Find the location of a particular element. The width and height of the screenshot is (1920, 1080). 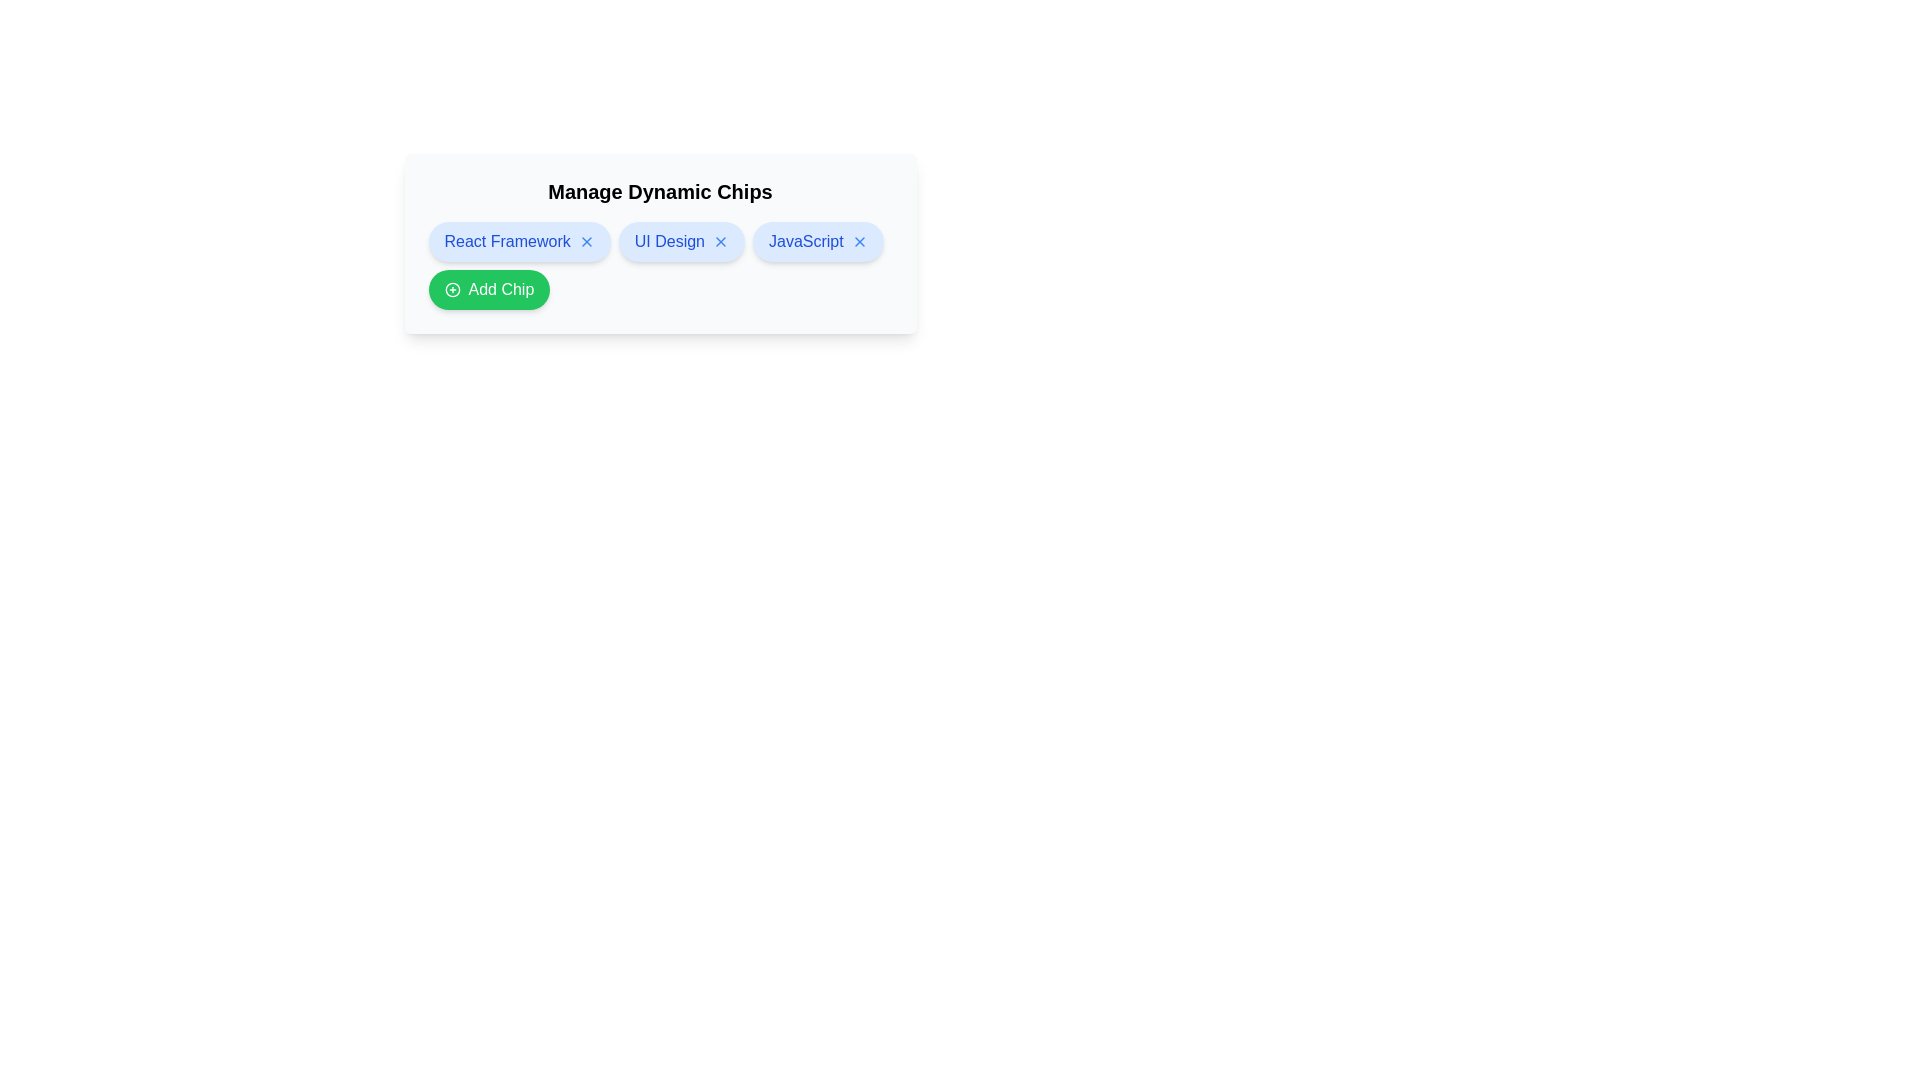

close button of the chip labeled 'React Framework' to remove it is located at coordinates (585, 241).